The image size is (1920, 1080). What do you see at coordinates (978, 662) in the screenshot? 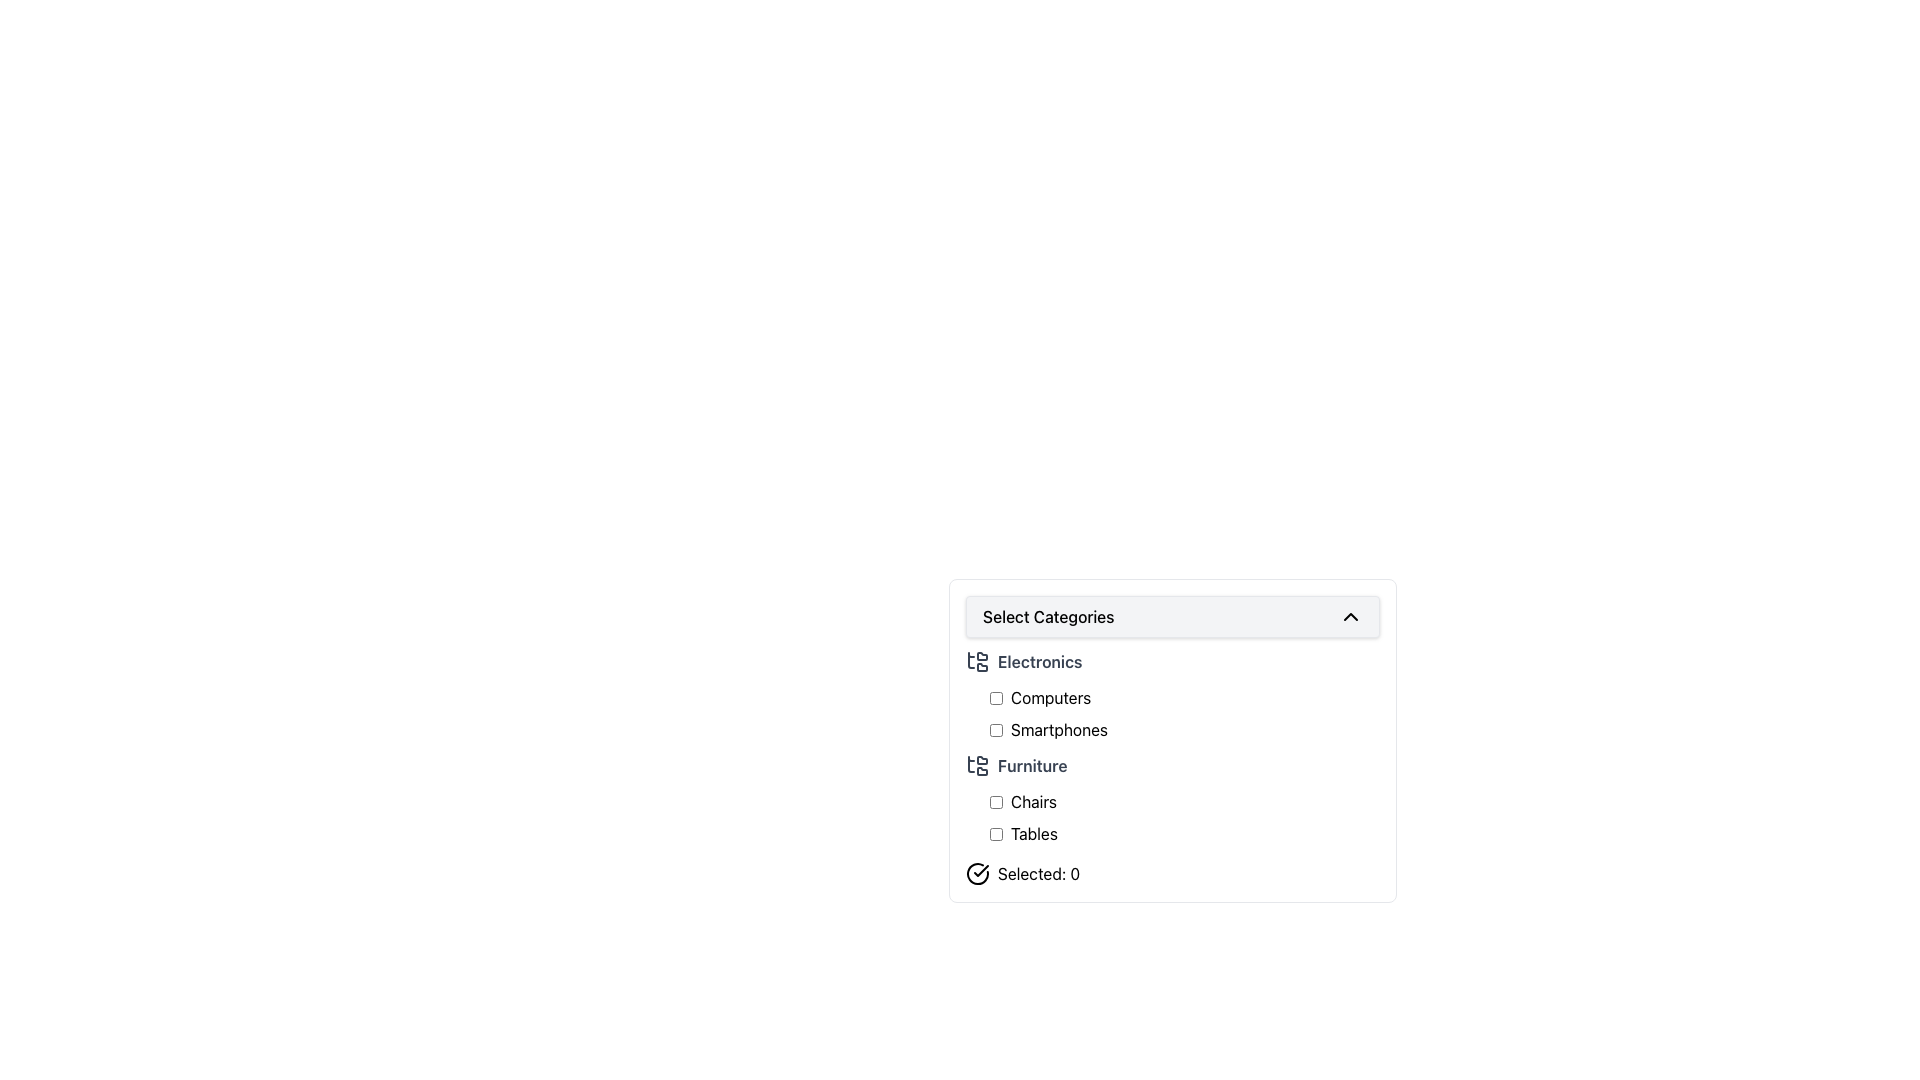
I see `the small folder-tree icon located to the left of the text 'Electronics' in the main dropdown area` at bounding box center [978, 662].